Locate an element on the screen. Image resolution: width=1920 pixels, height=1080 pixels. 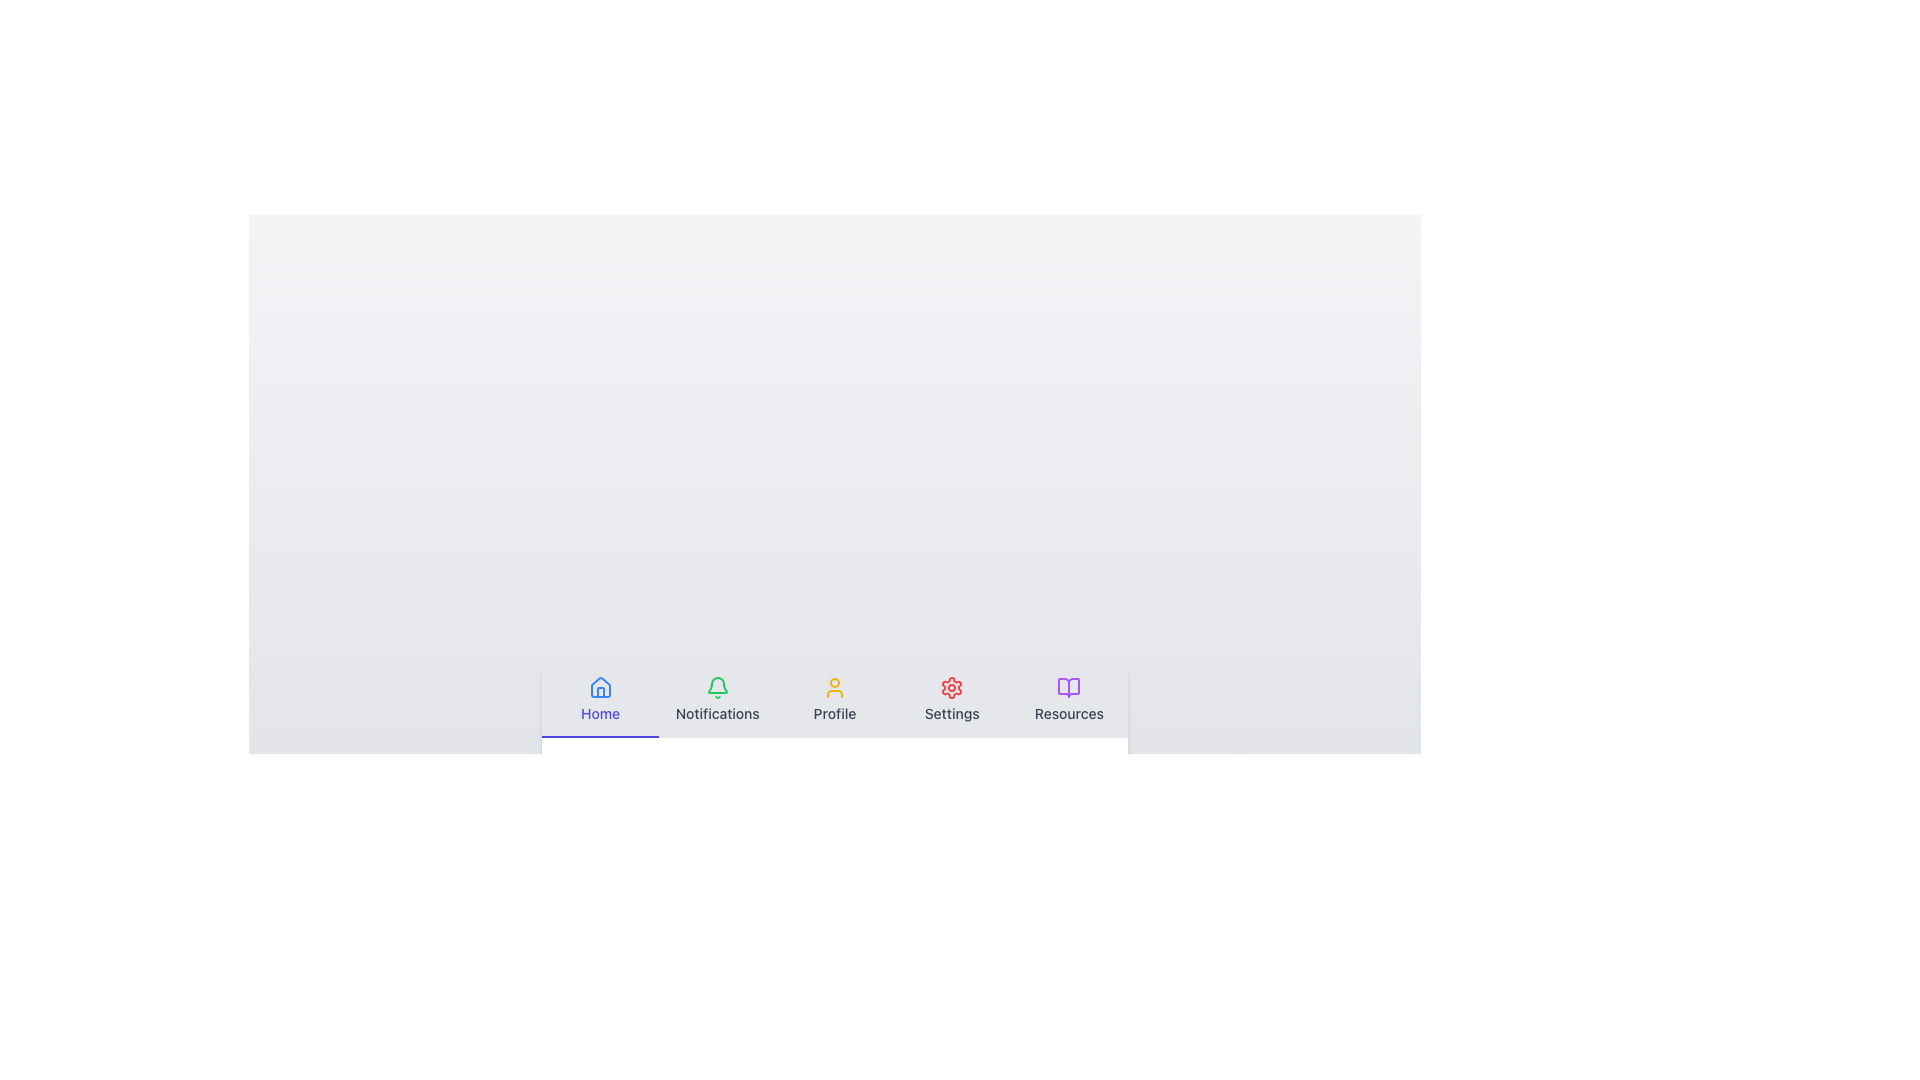
the 'Resources' menu item, which features a purple open book icon above the word 'Resources' in black text, located at the far-right end of the navigation bar is located at coordinates (1068, 698).